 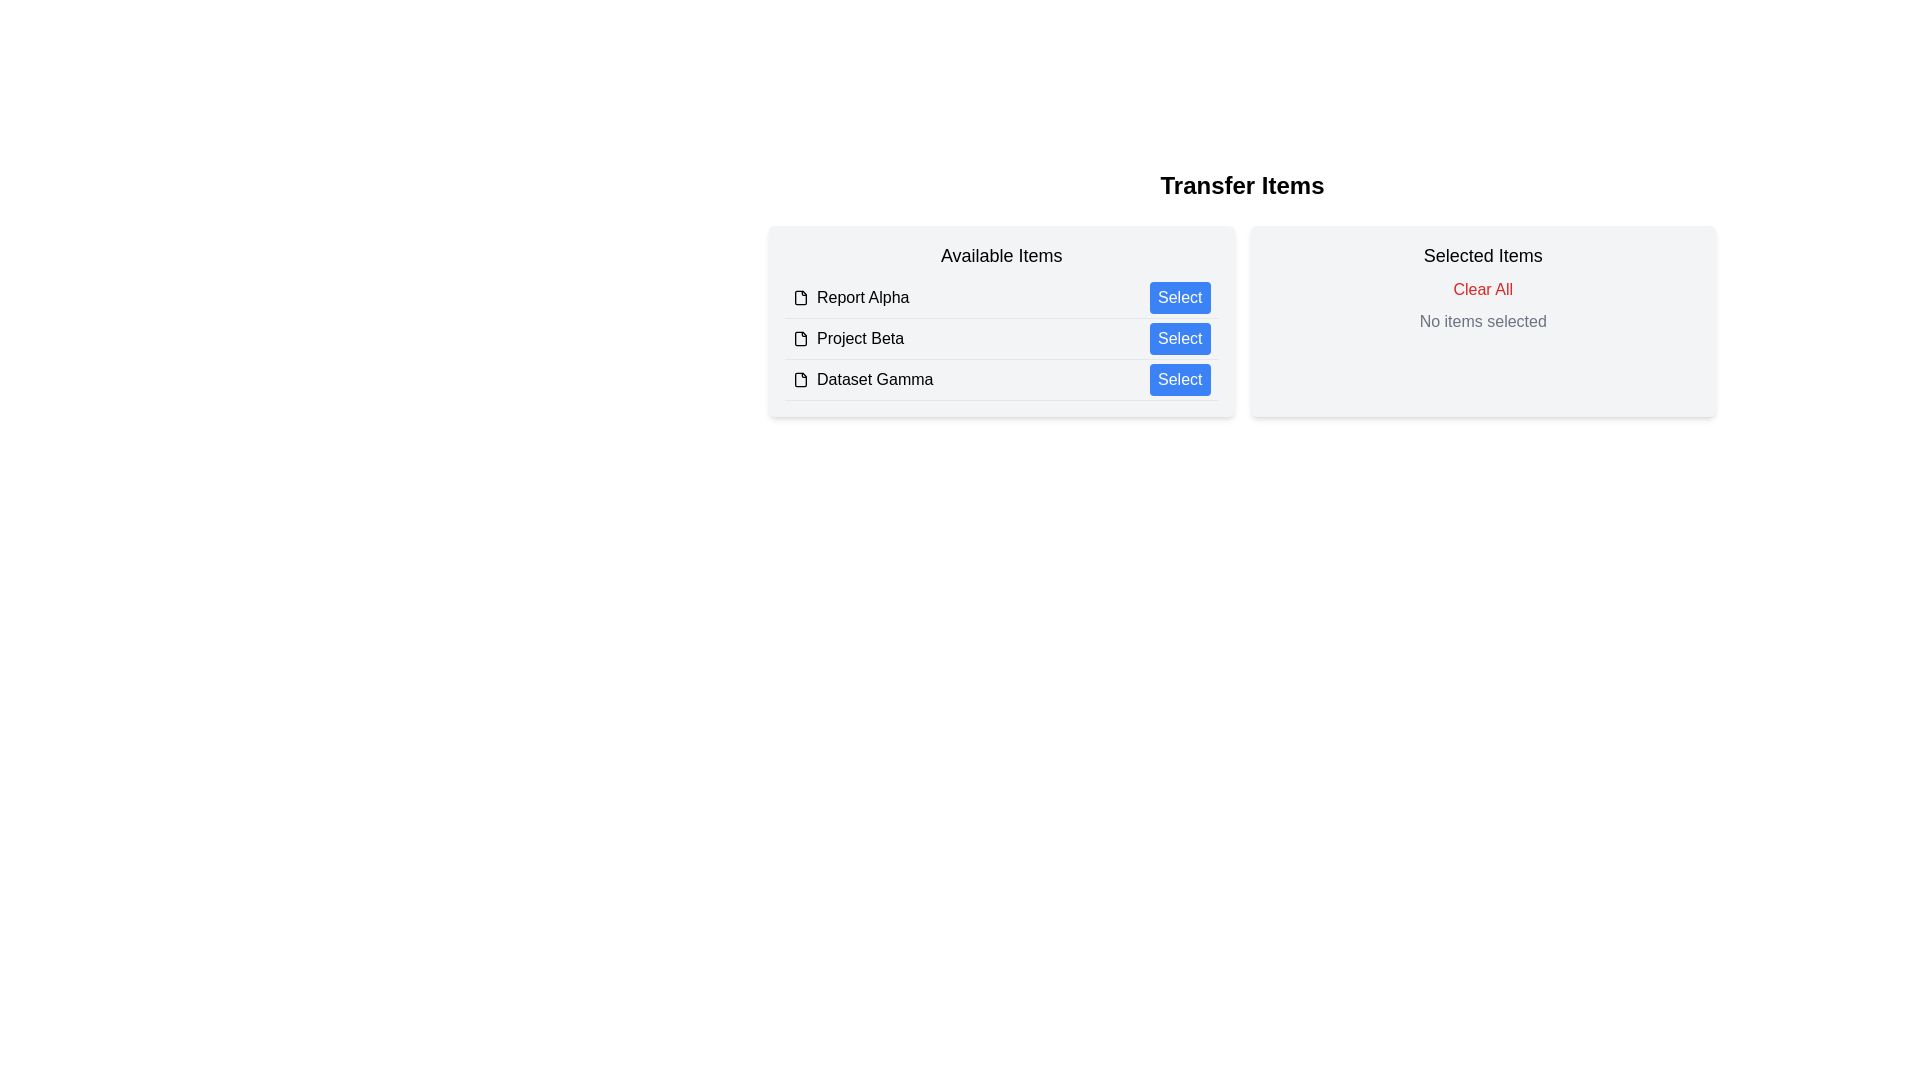 What do you see at coordinates (860, 338) in the screenshot?
I see `the text label 'Project Beta', which is the second item` at bounding box center [860, 338].